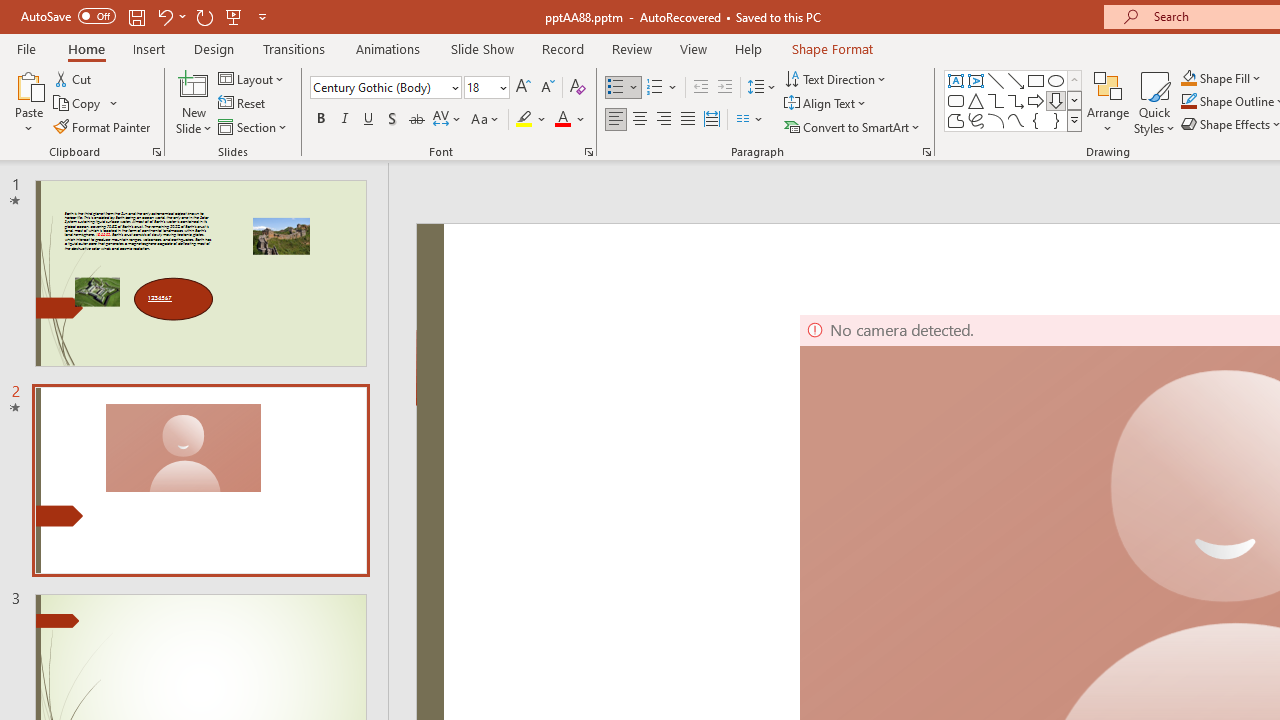 This screenshot has height=720, width=1280. Describe the element at coordinates (1014, 100) in the screenshot. I see `'AutomationID: ShapesInsertGallery'` at that location.